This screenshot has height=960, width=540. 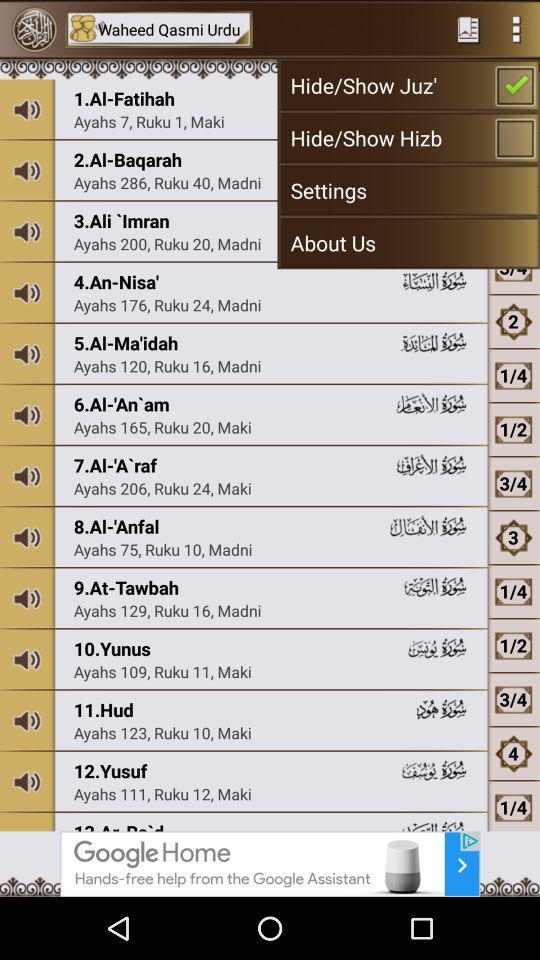 What do you see at coordinates (270, 863) in the screenshot?
I see `open advertisement` at bounding box center [270, 863].